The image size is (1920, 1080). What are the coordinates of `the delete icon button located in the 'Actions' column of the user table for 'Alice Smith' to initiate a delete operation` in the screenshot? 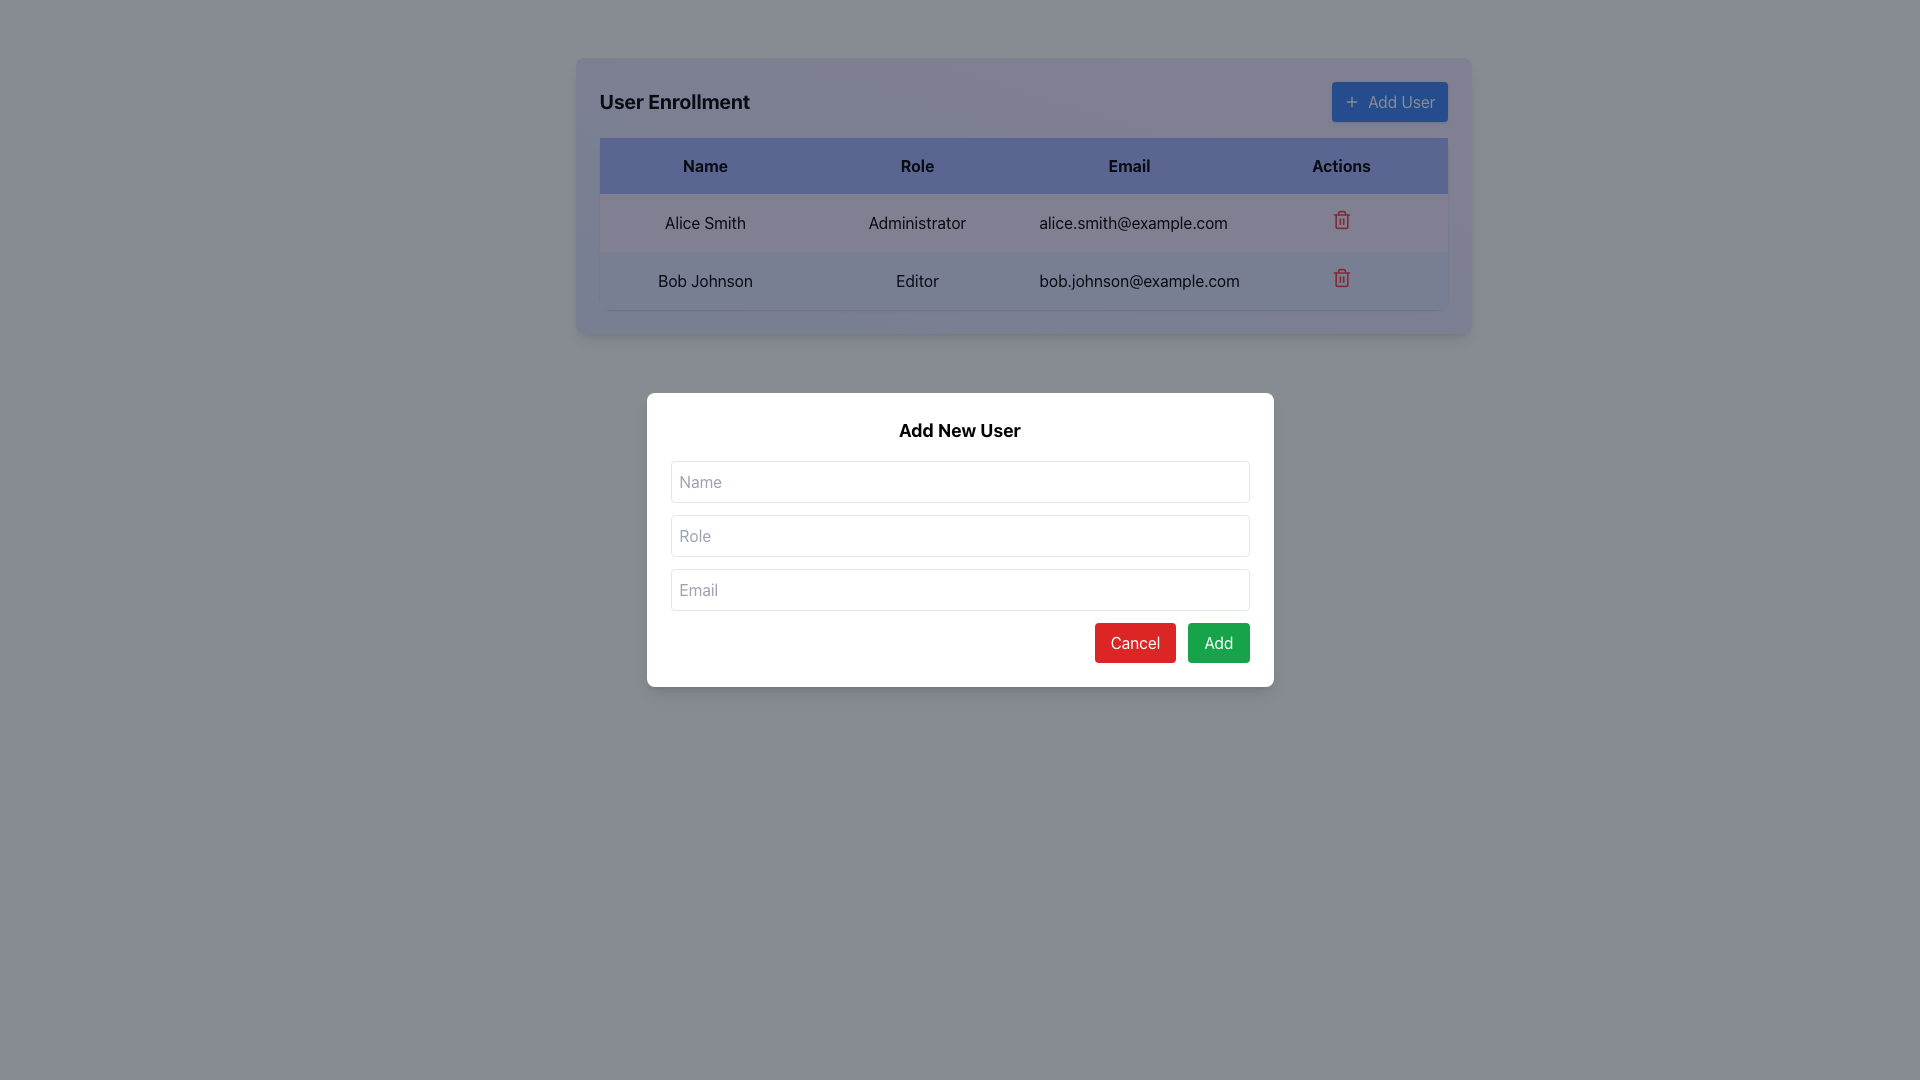 It's located at (1341, 219).